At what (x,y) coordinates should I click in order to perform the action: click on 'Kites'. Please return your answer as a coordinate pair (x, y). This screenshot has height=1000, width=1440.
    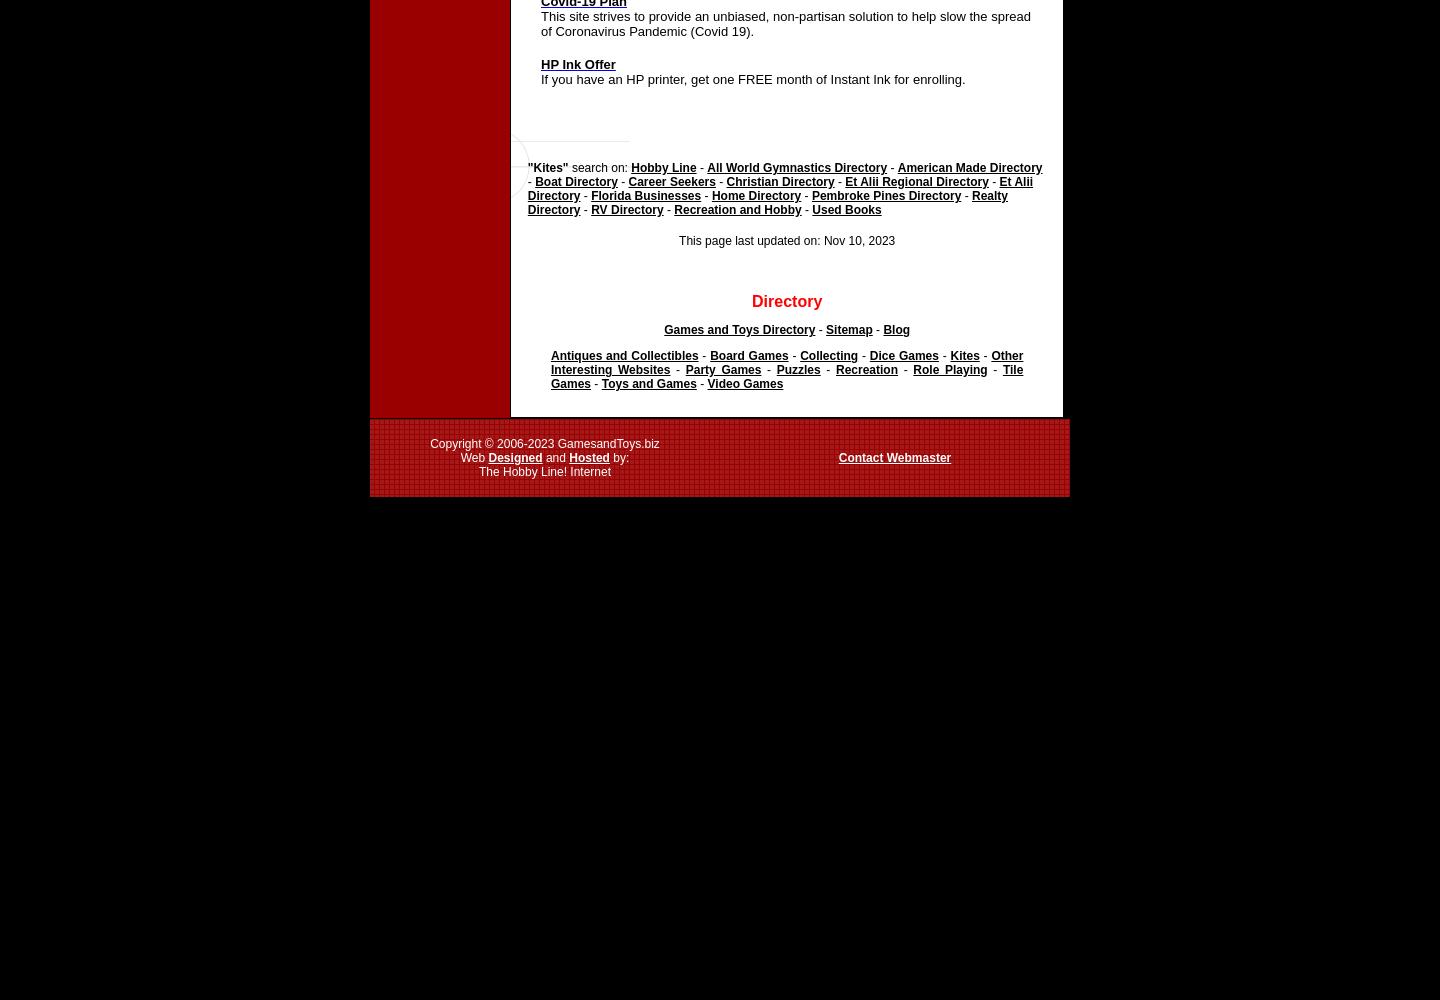
    Looking at the image, I should click on (963, 355).